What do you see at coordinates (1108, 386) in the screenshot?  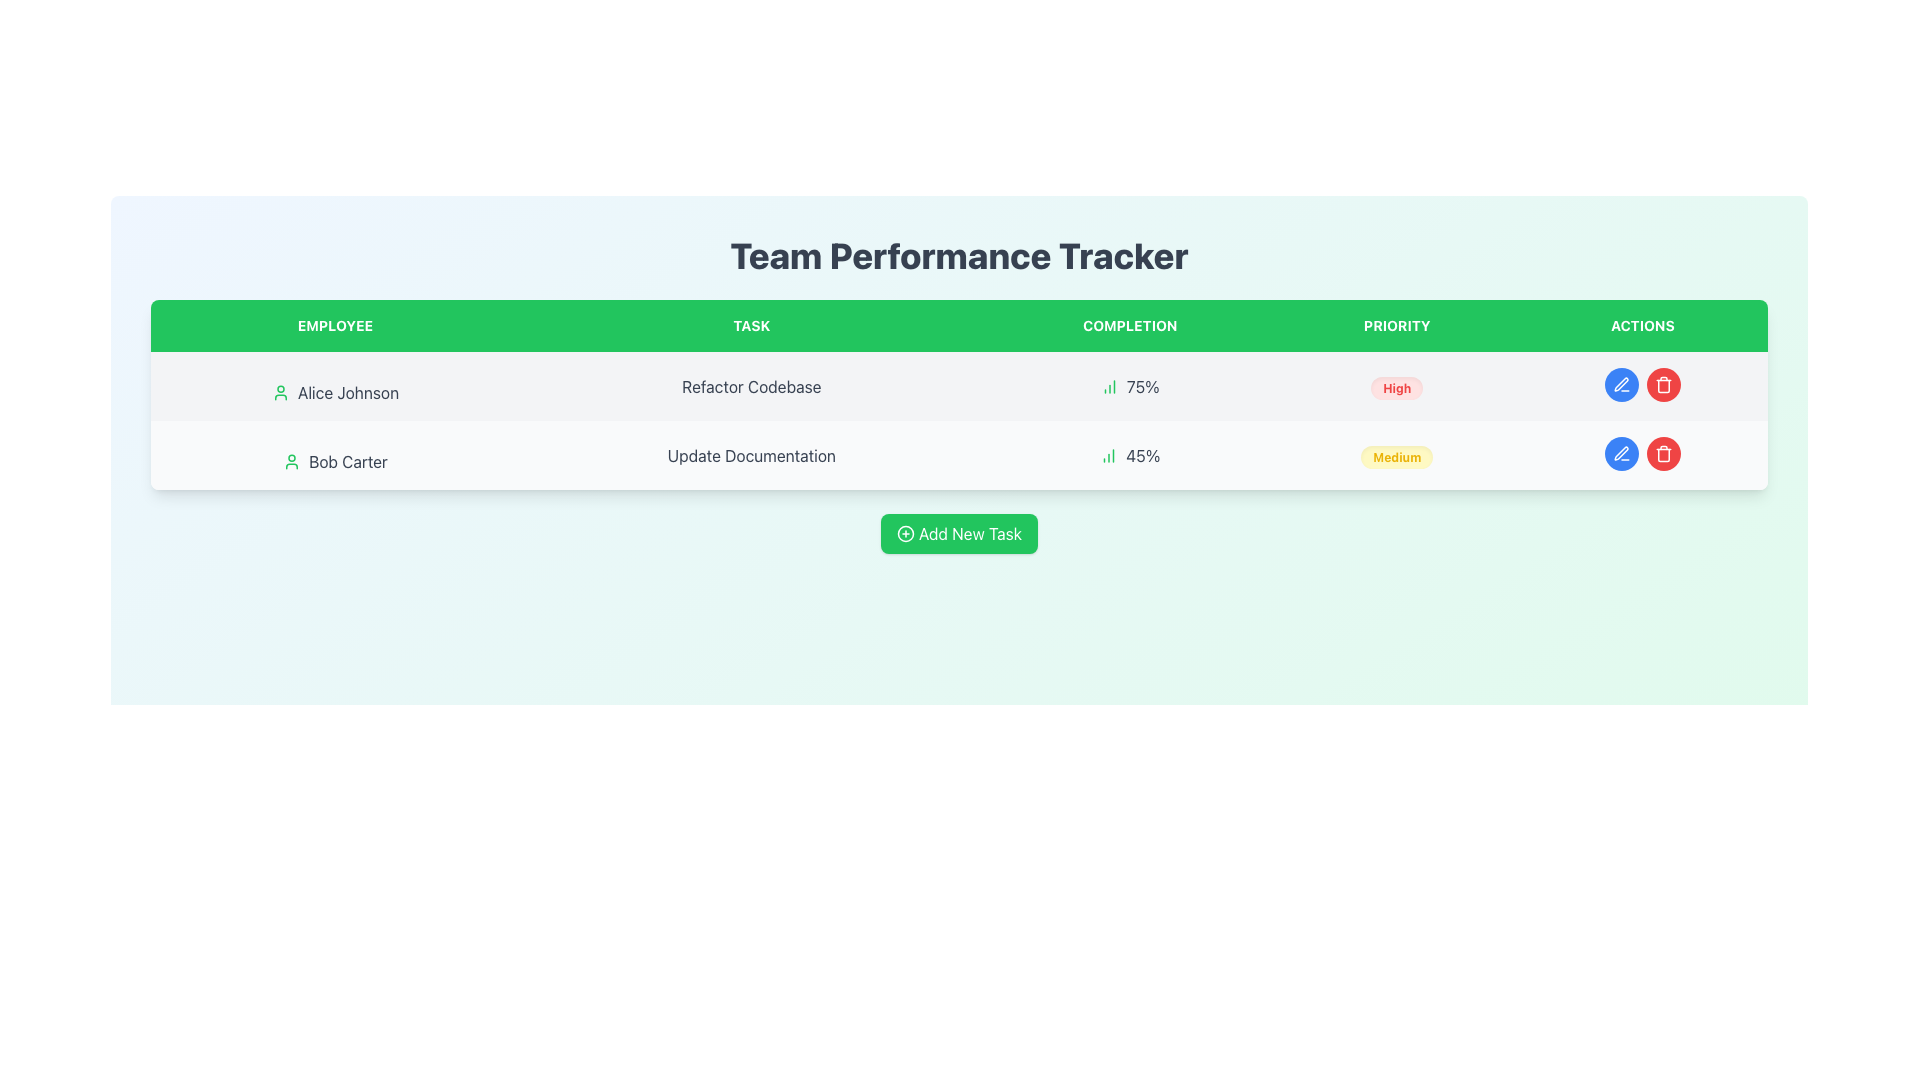 I see `the small green bar chart icon located in the first row of the 'Completion' column, next to the '75%' completion rate for the task 'Refactor Codebase'` at bounding box center [1108, 386].